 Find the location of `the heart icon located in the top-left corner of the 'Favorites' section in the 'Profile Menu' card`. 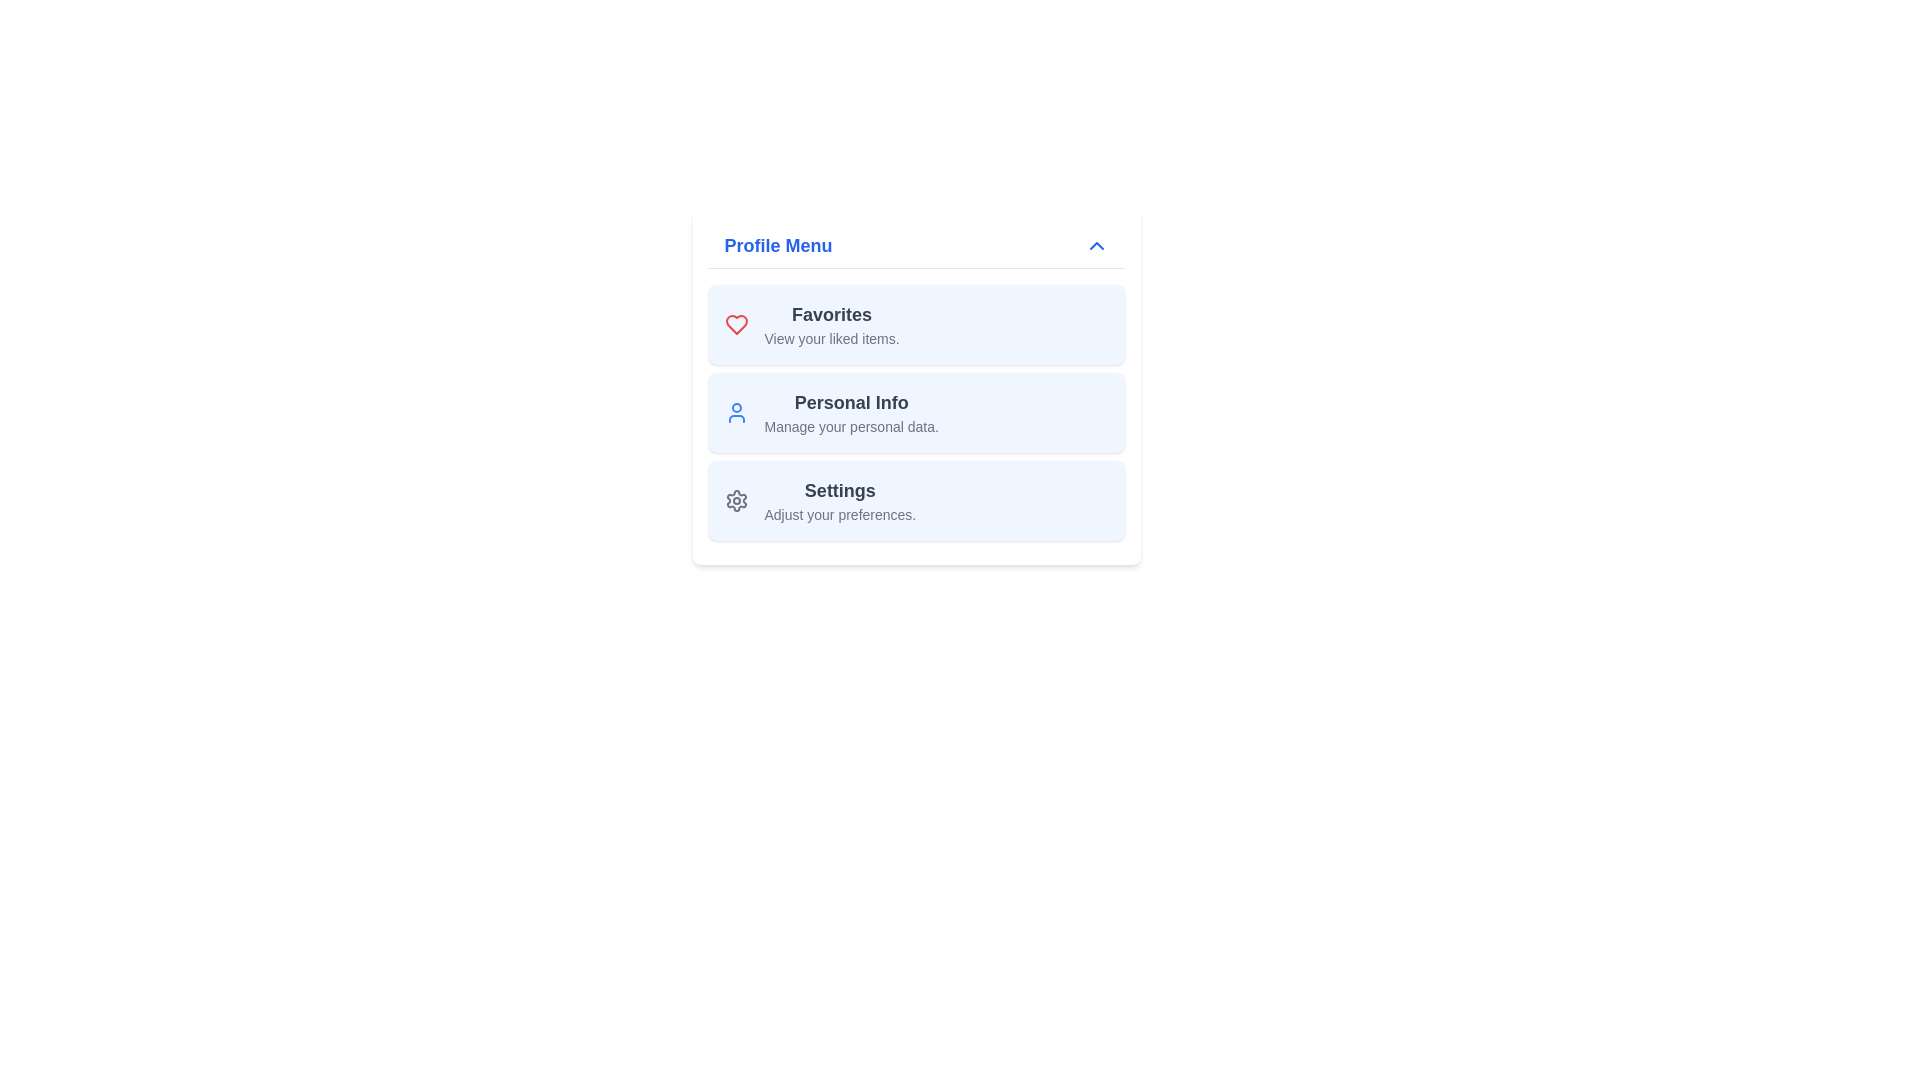

the heart icon located in the top-left corner of the 'Favorites' section in the 'Profile Menu' card is located at coordinates (735, 323).